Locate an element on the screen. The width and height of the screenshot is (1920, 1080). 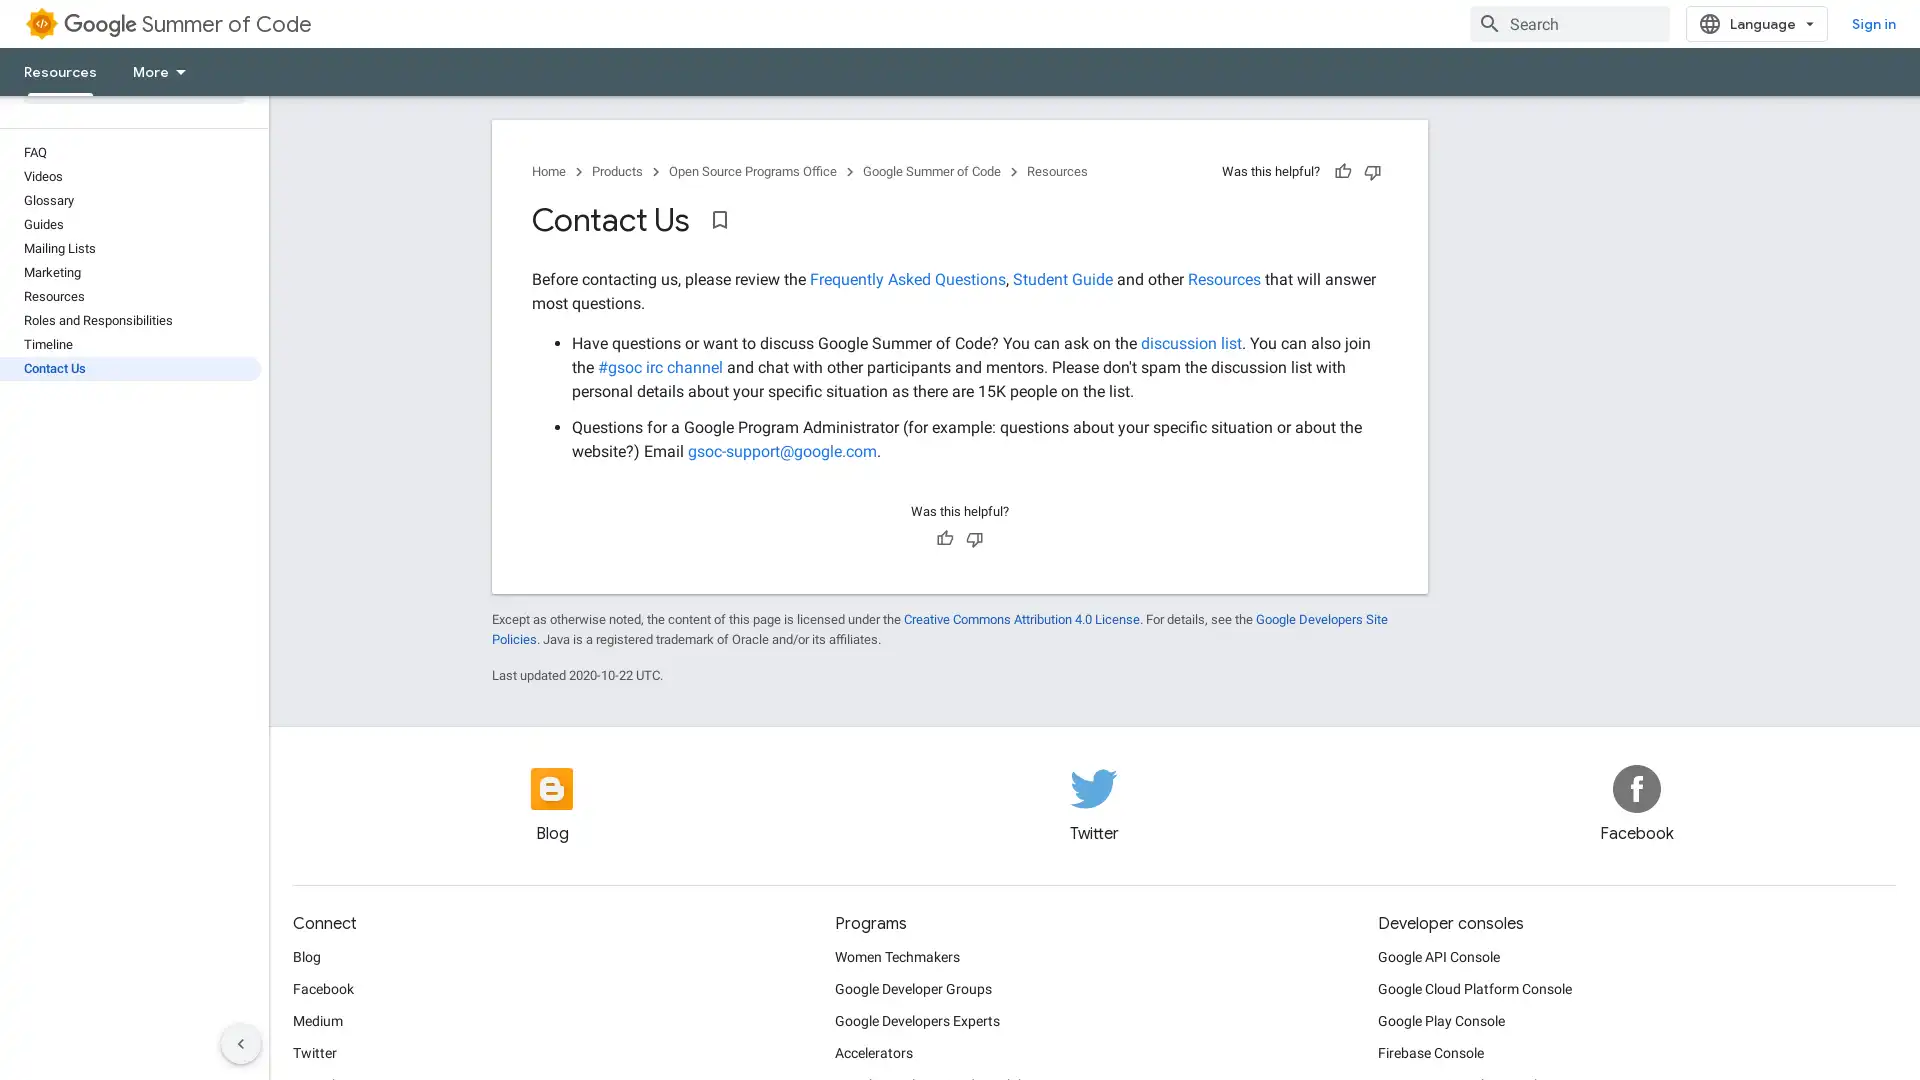
Helpful is located at coordinates (944, 538).